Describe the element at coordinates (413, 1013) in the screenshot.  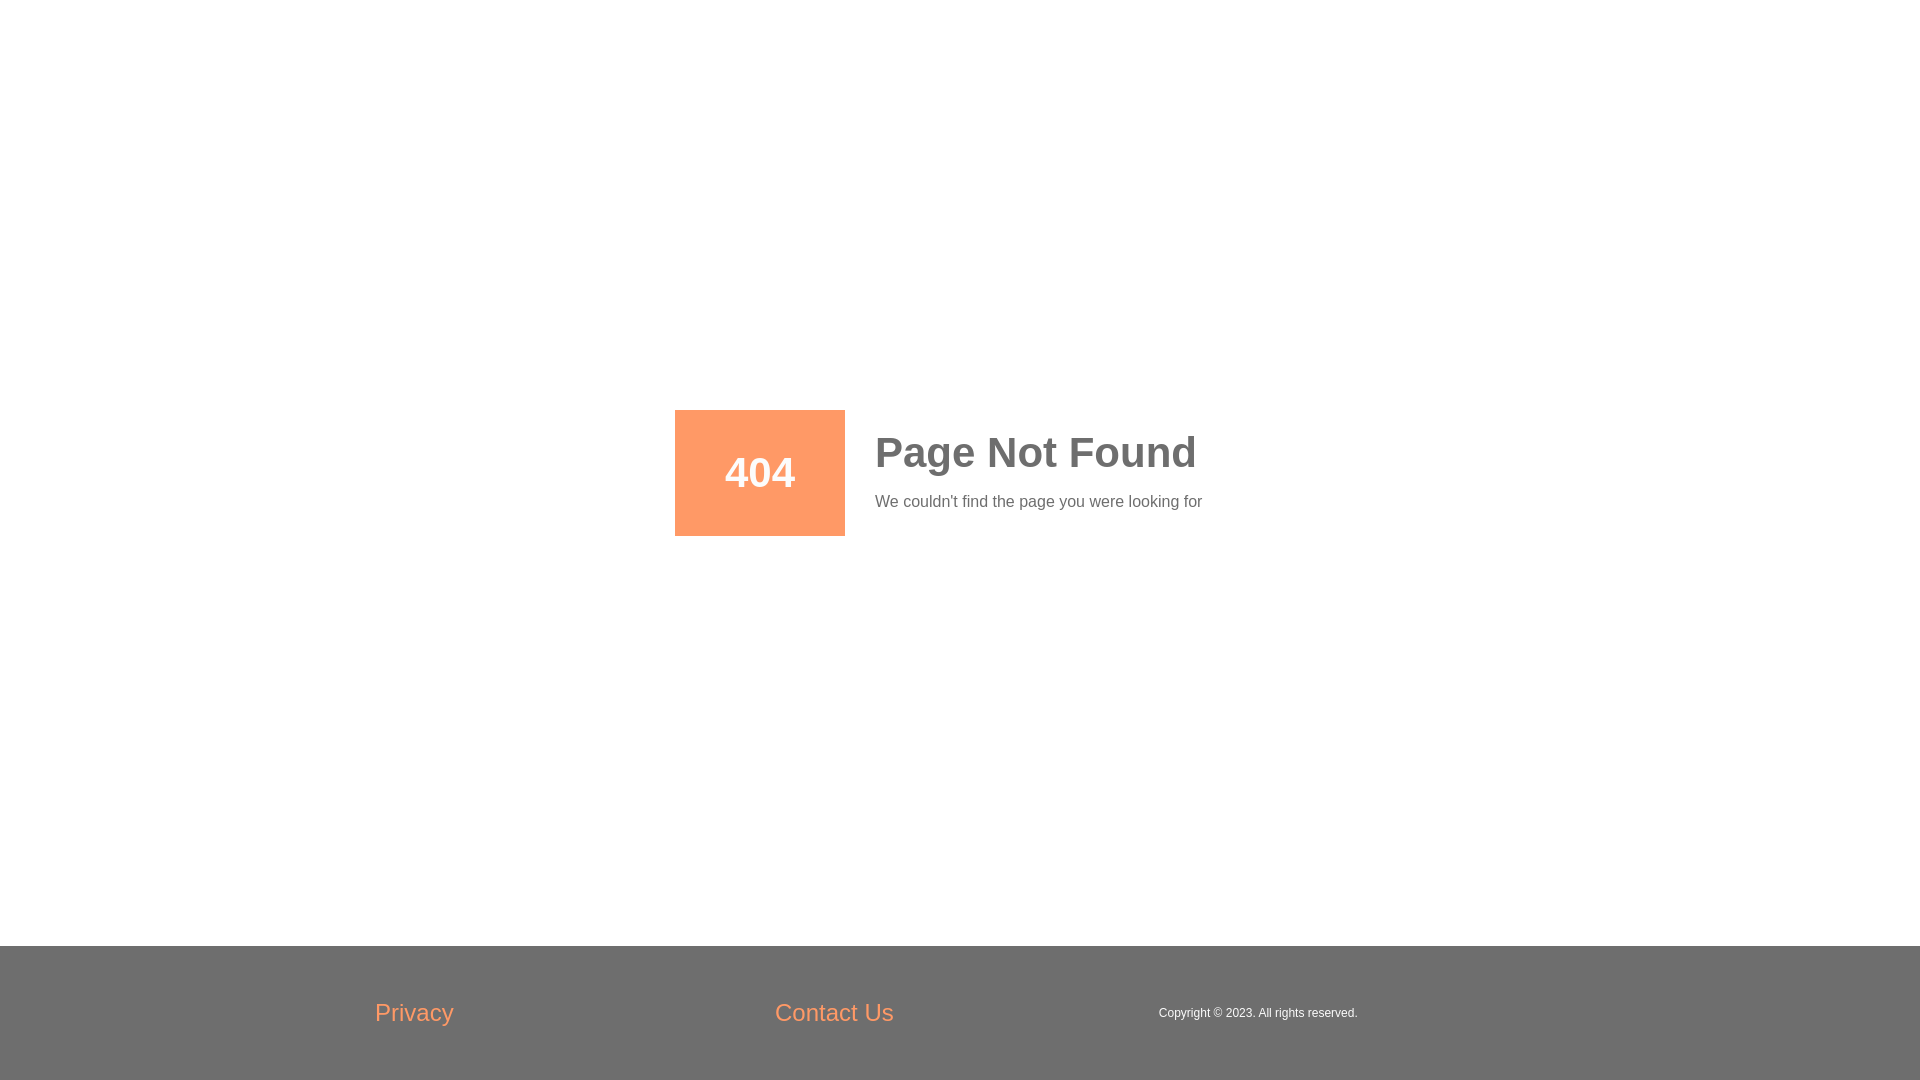
I see `'Privacy'` at that location.